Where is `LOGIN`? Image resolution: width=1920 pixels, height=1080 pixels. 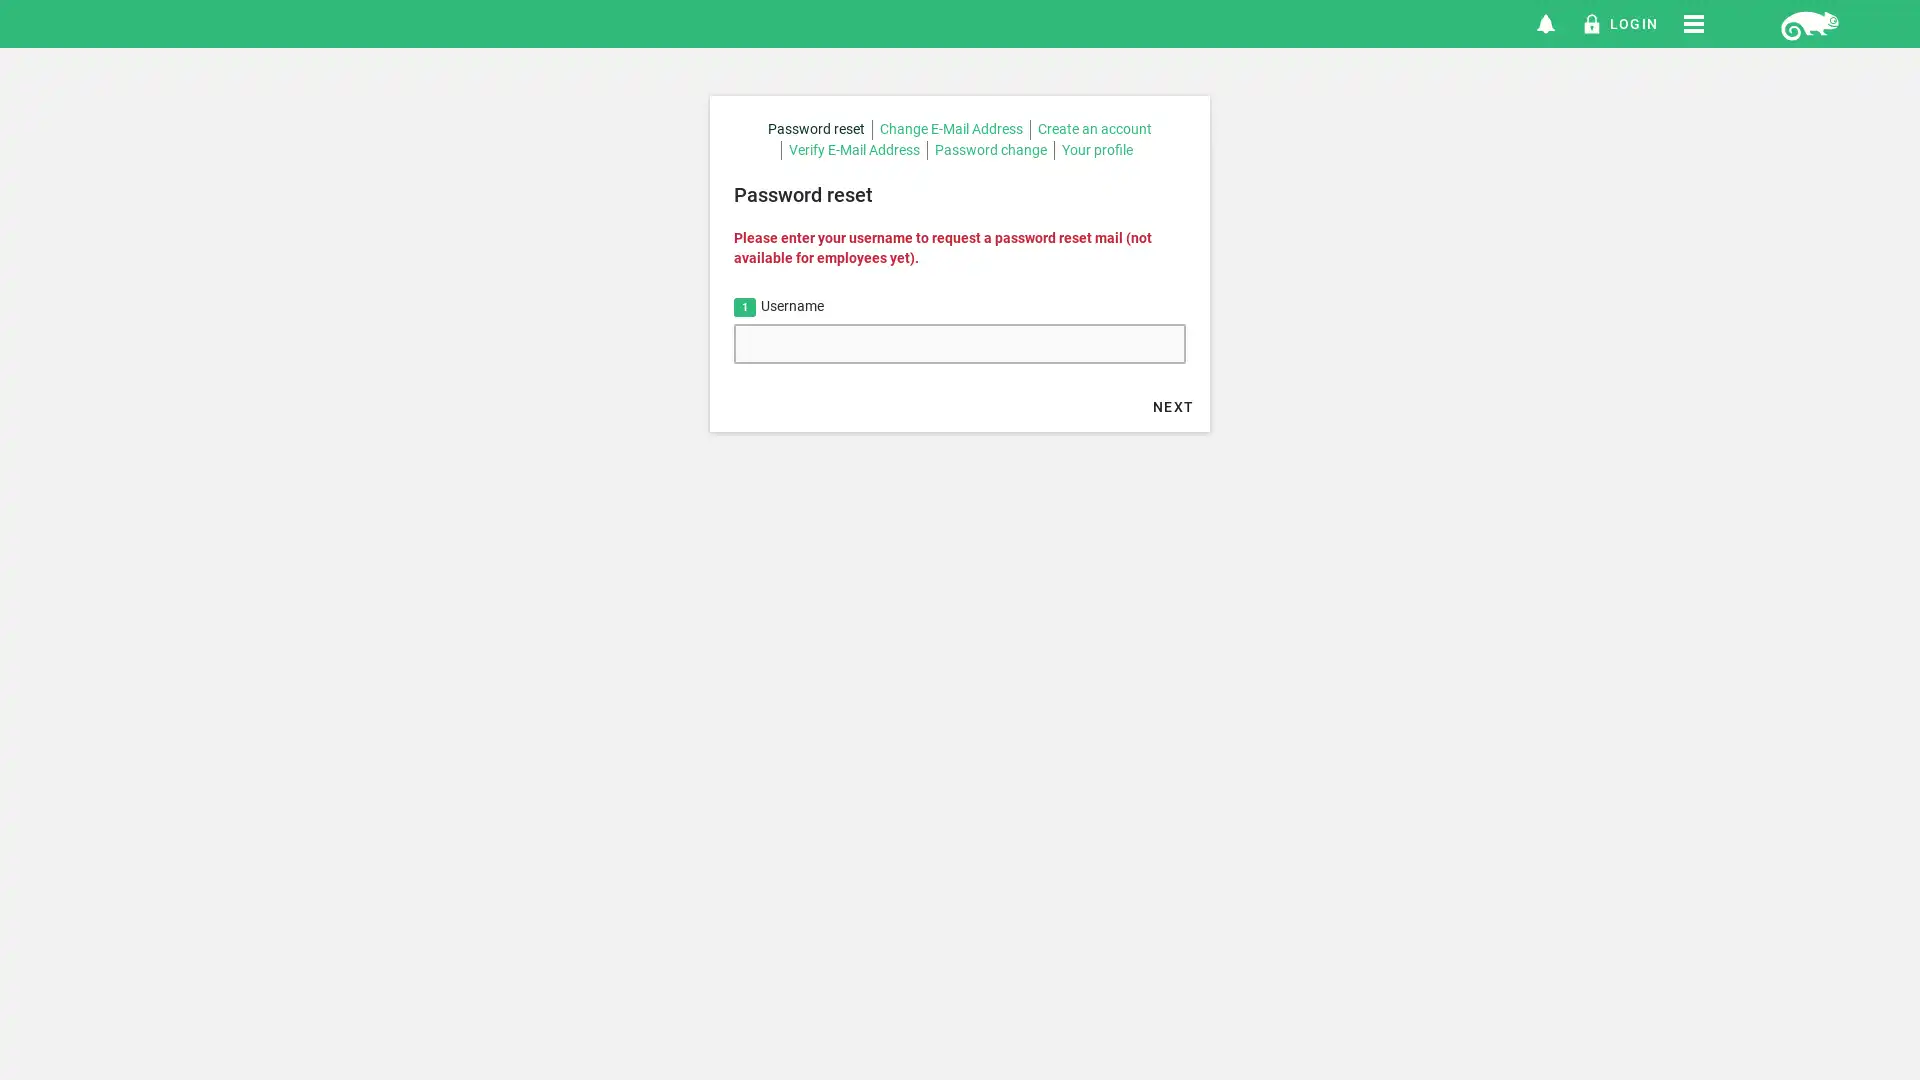 LOGIN is located at coordinates (1619, 23).